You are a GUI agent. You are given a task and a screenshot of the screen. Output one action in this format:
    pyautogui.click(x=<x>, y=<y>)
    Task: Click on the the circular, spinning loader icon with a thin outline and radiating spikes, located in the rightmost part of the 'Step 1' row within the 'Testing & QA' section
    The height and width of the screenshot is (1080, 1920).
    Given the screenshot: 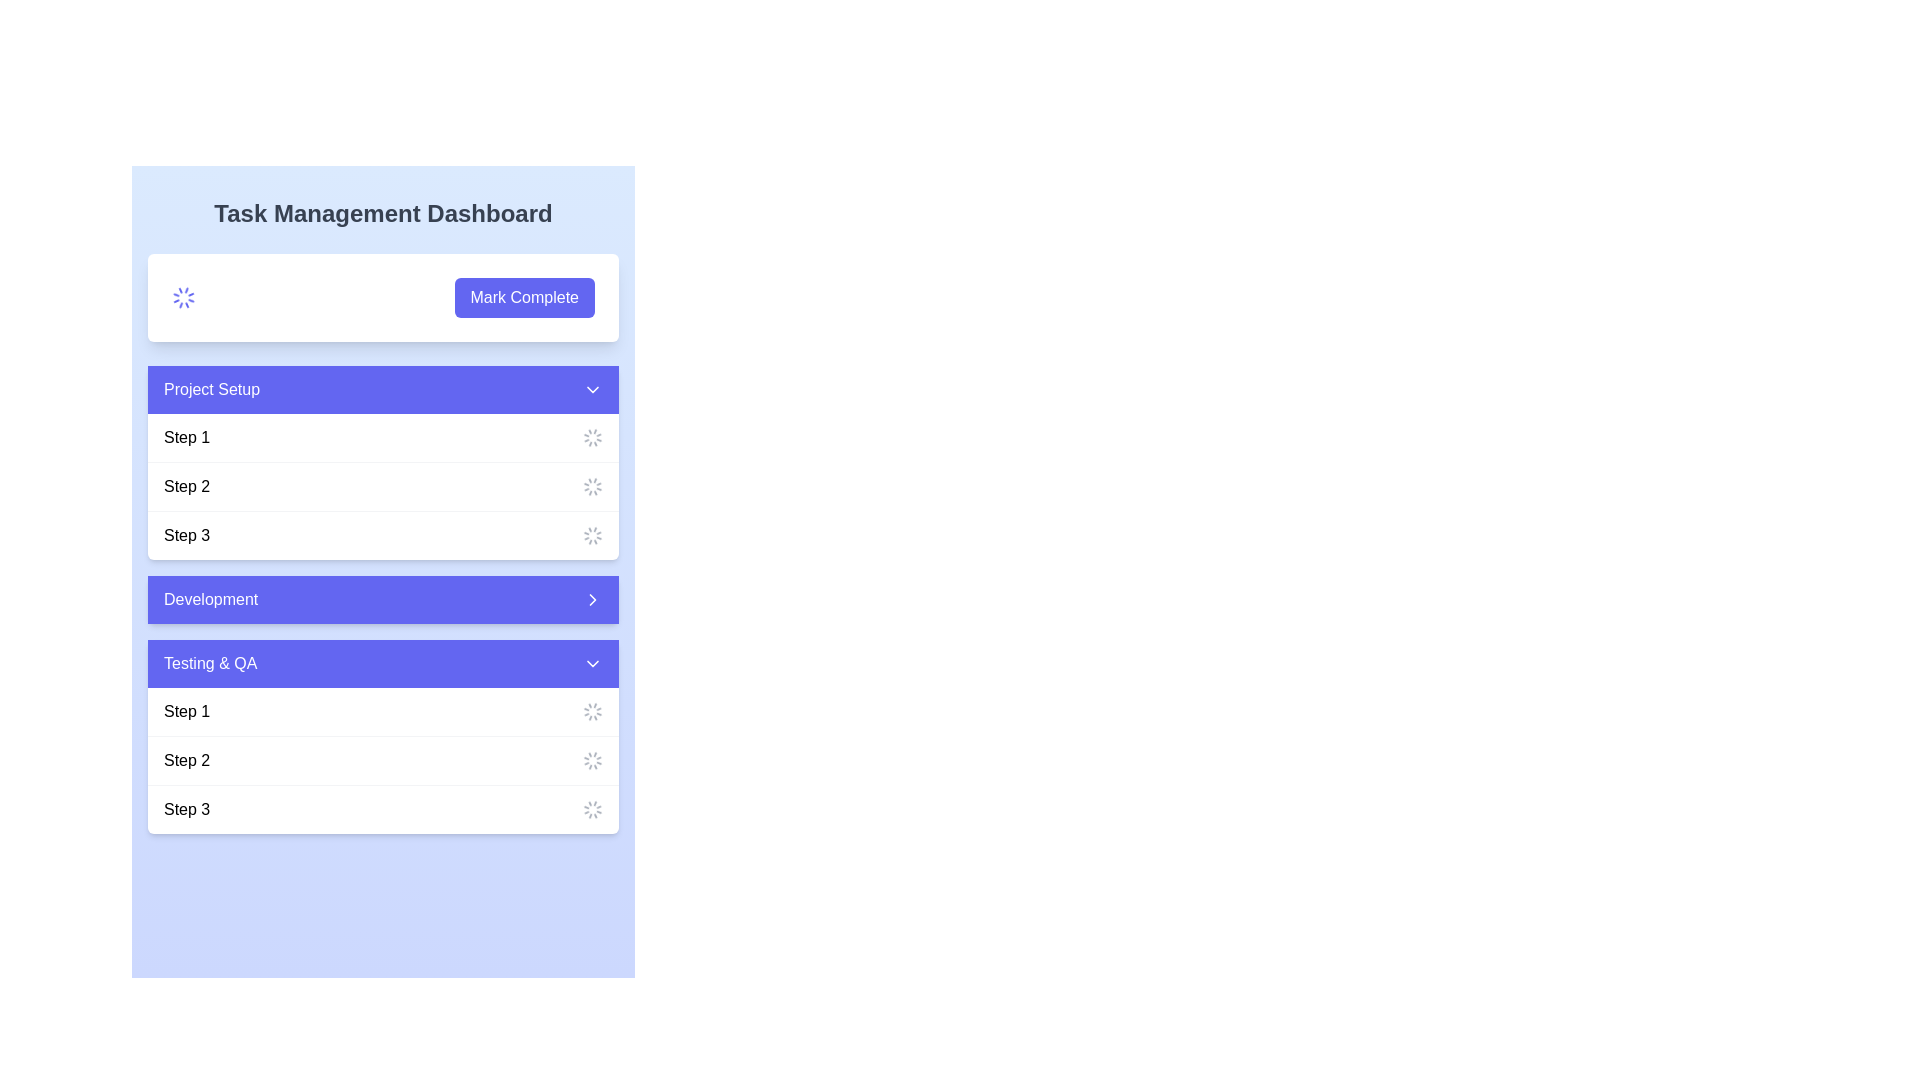 What is the action you would take?
    pyautogui.click(x=592, y=711)
    